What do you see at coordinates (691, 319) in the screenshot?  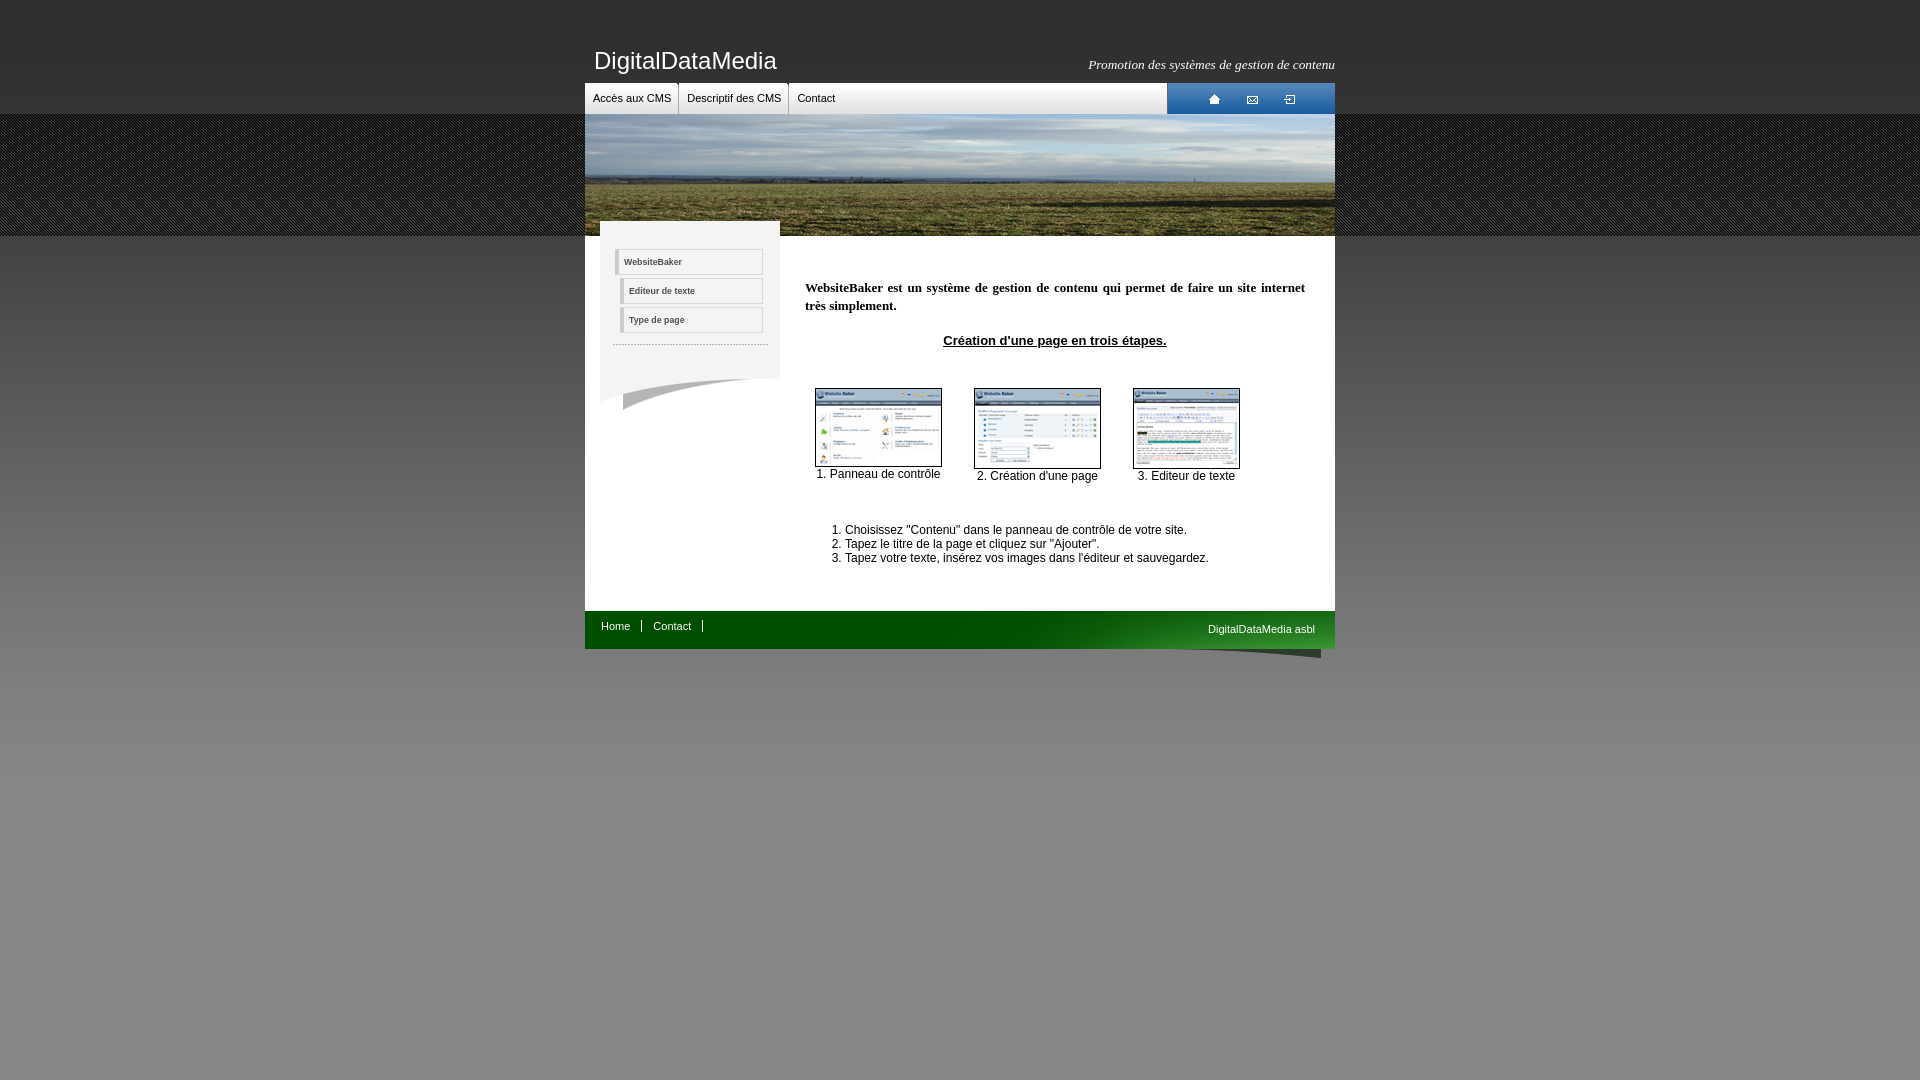 I see `'Type de page'` at bounding box center [691, 319].